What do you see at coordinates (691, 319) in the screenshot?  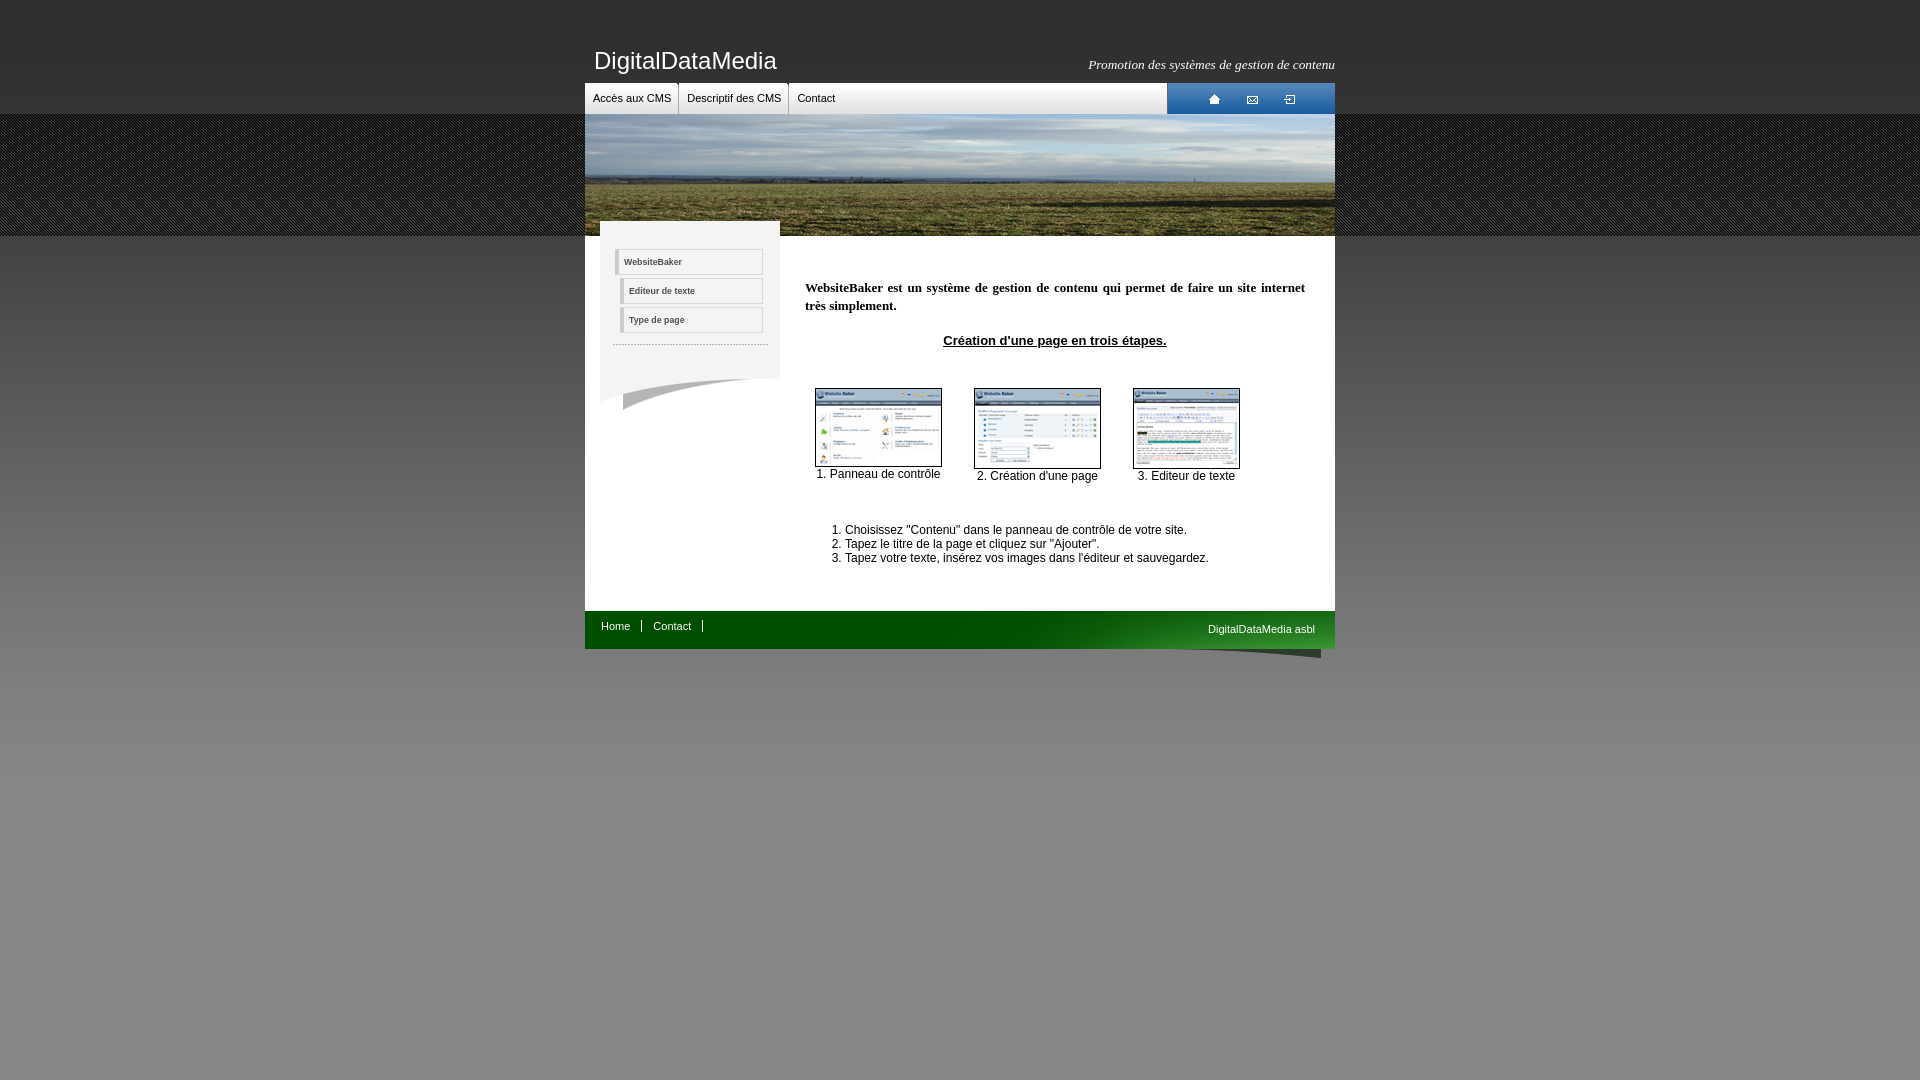 I see `'Type de page'` at bounding box center [691, 319].